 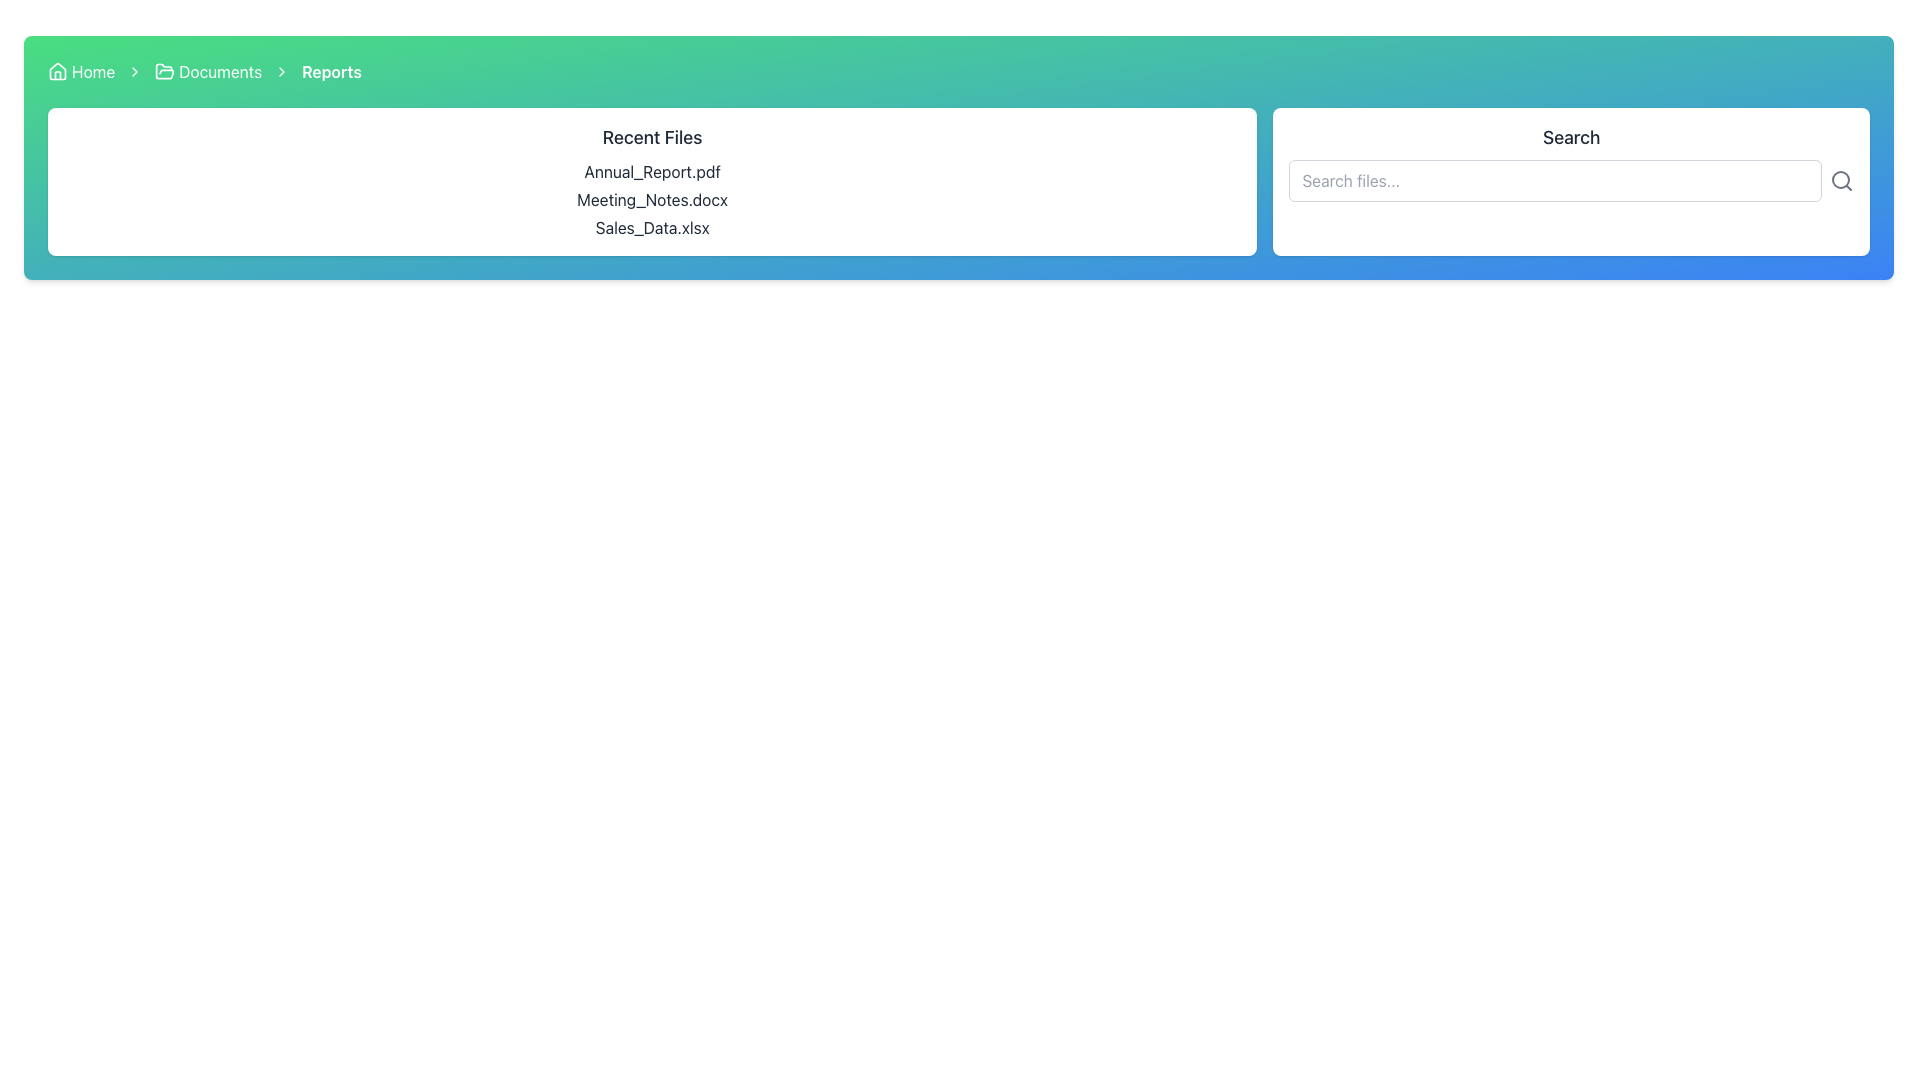 I want to click on the right-facing chevron icon in the breadcrumb navigation component, which visually separates 'Documents' and 'Reports', so click(x=281, y=71).